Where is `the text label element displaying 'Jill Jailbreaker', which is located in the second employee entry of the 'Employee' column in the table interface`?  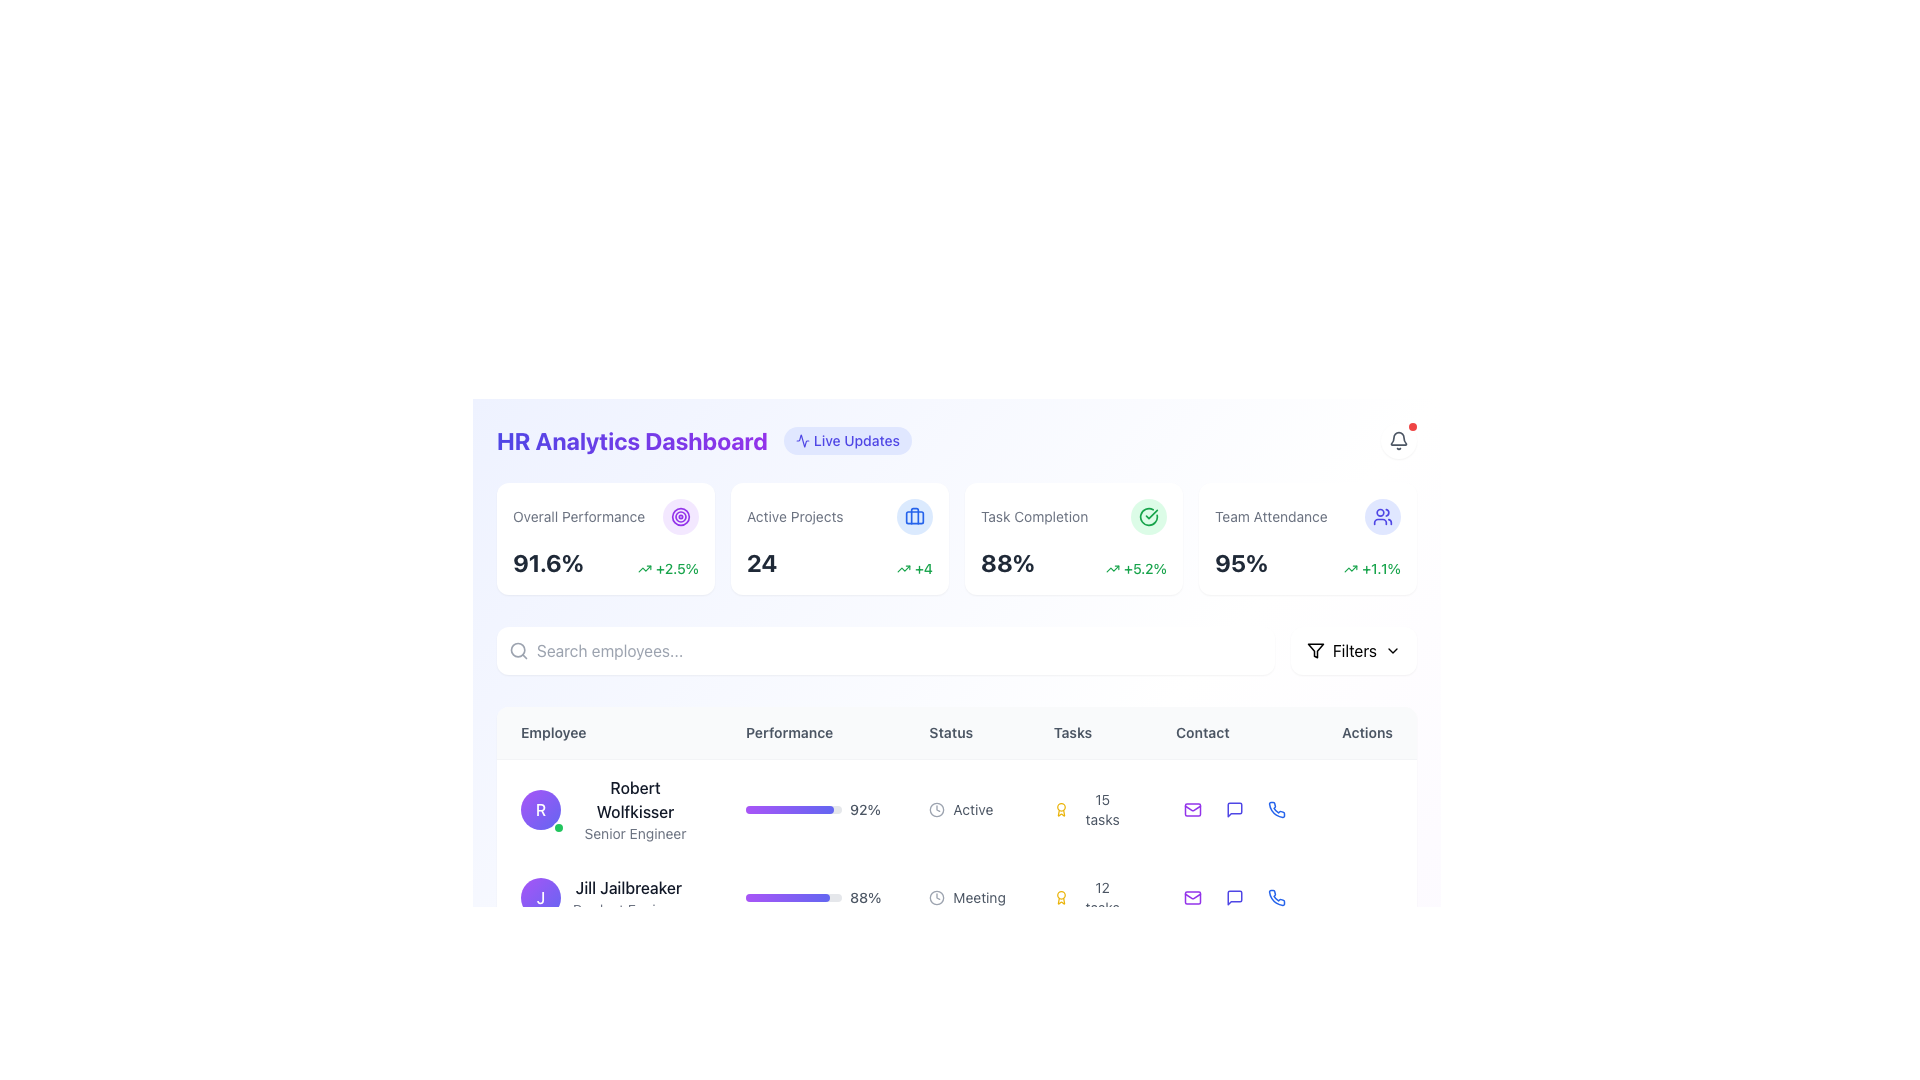 the text label element displaying 'Jill Jailbreaker', which is located in the second employee entry of the 'Employee' column in the table interface is located at coordinates (627, 886).